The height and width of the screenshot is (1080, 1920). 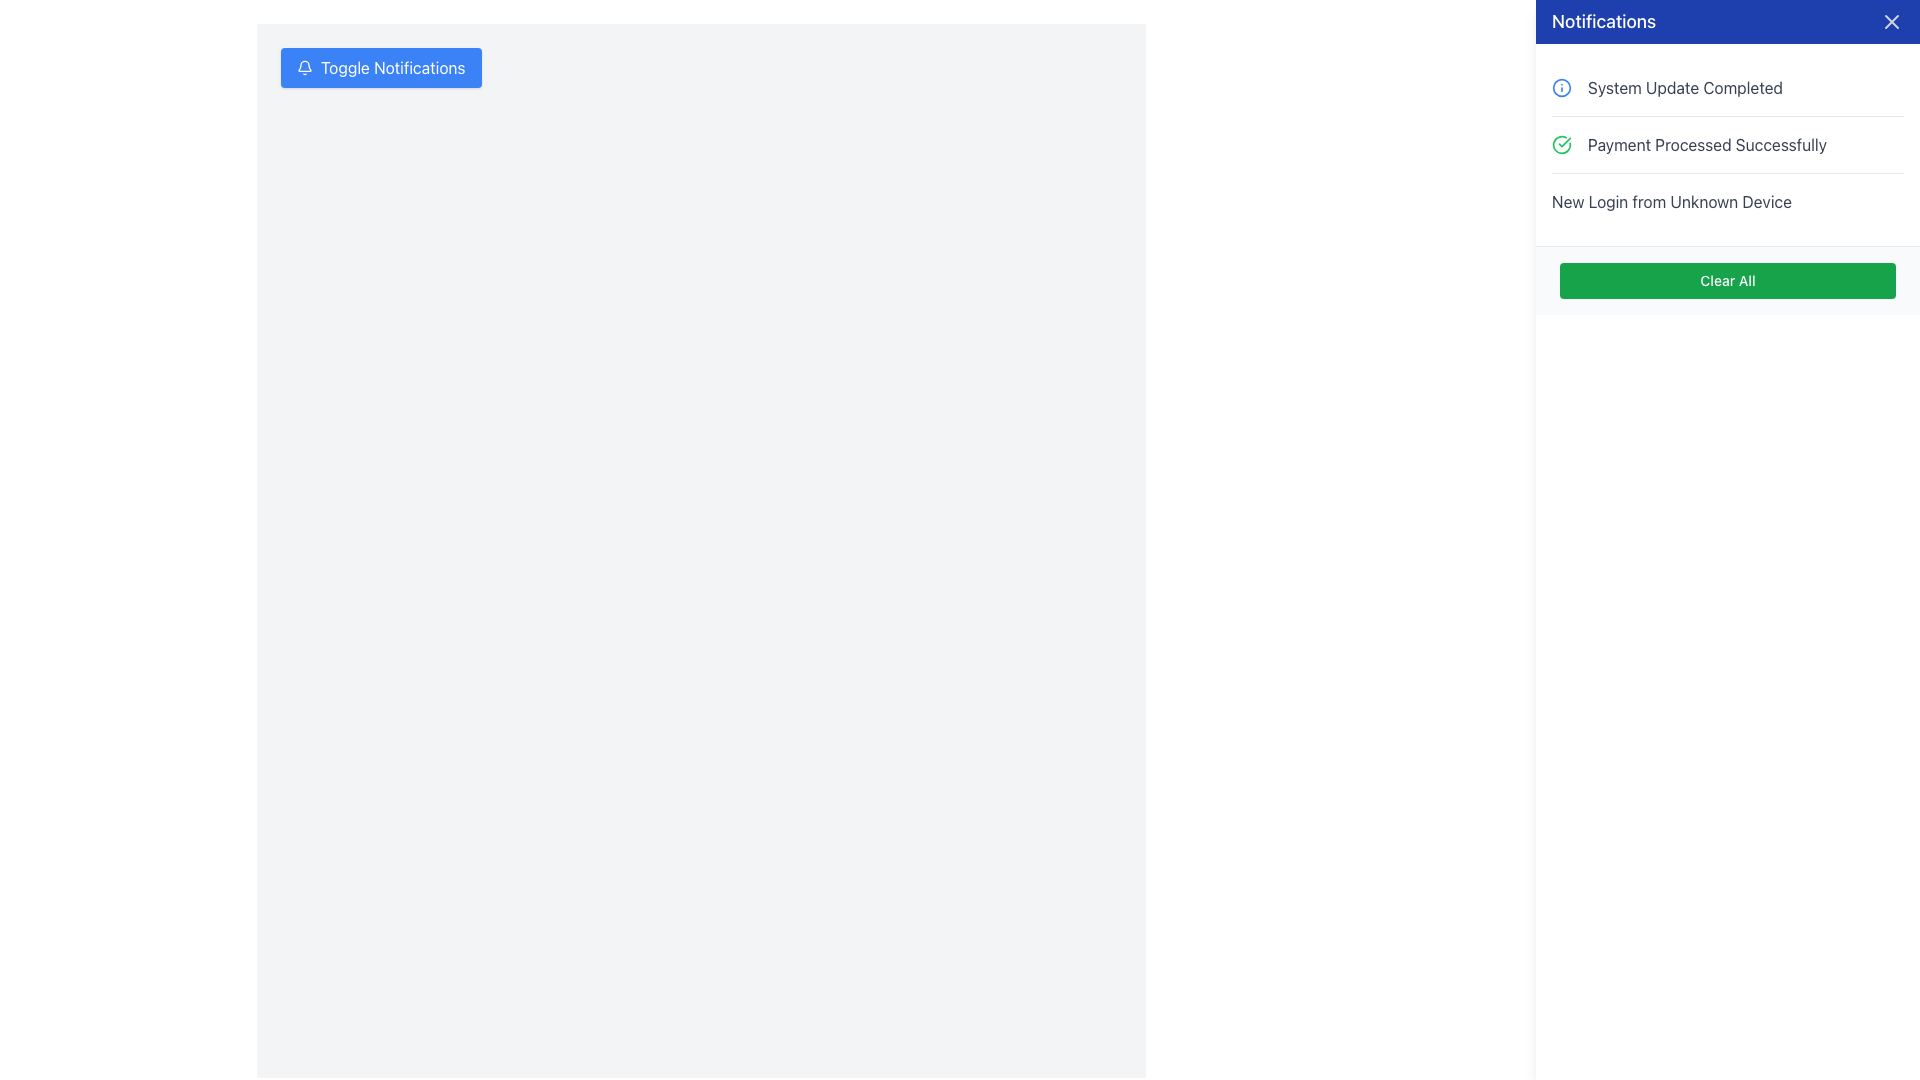 I want to click on notification message about a new login from an unknown device located in the Notifications panel, specifically the third notification in the list, so click(x=1671, y=201).